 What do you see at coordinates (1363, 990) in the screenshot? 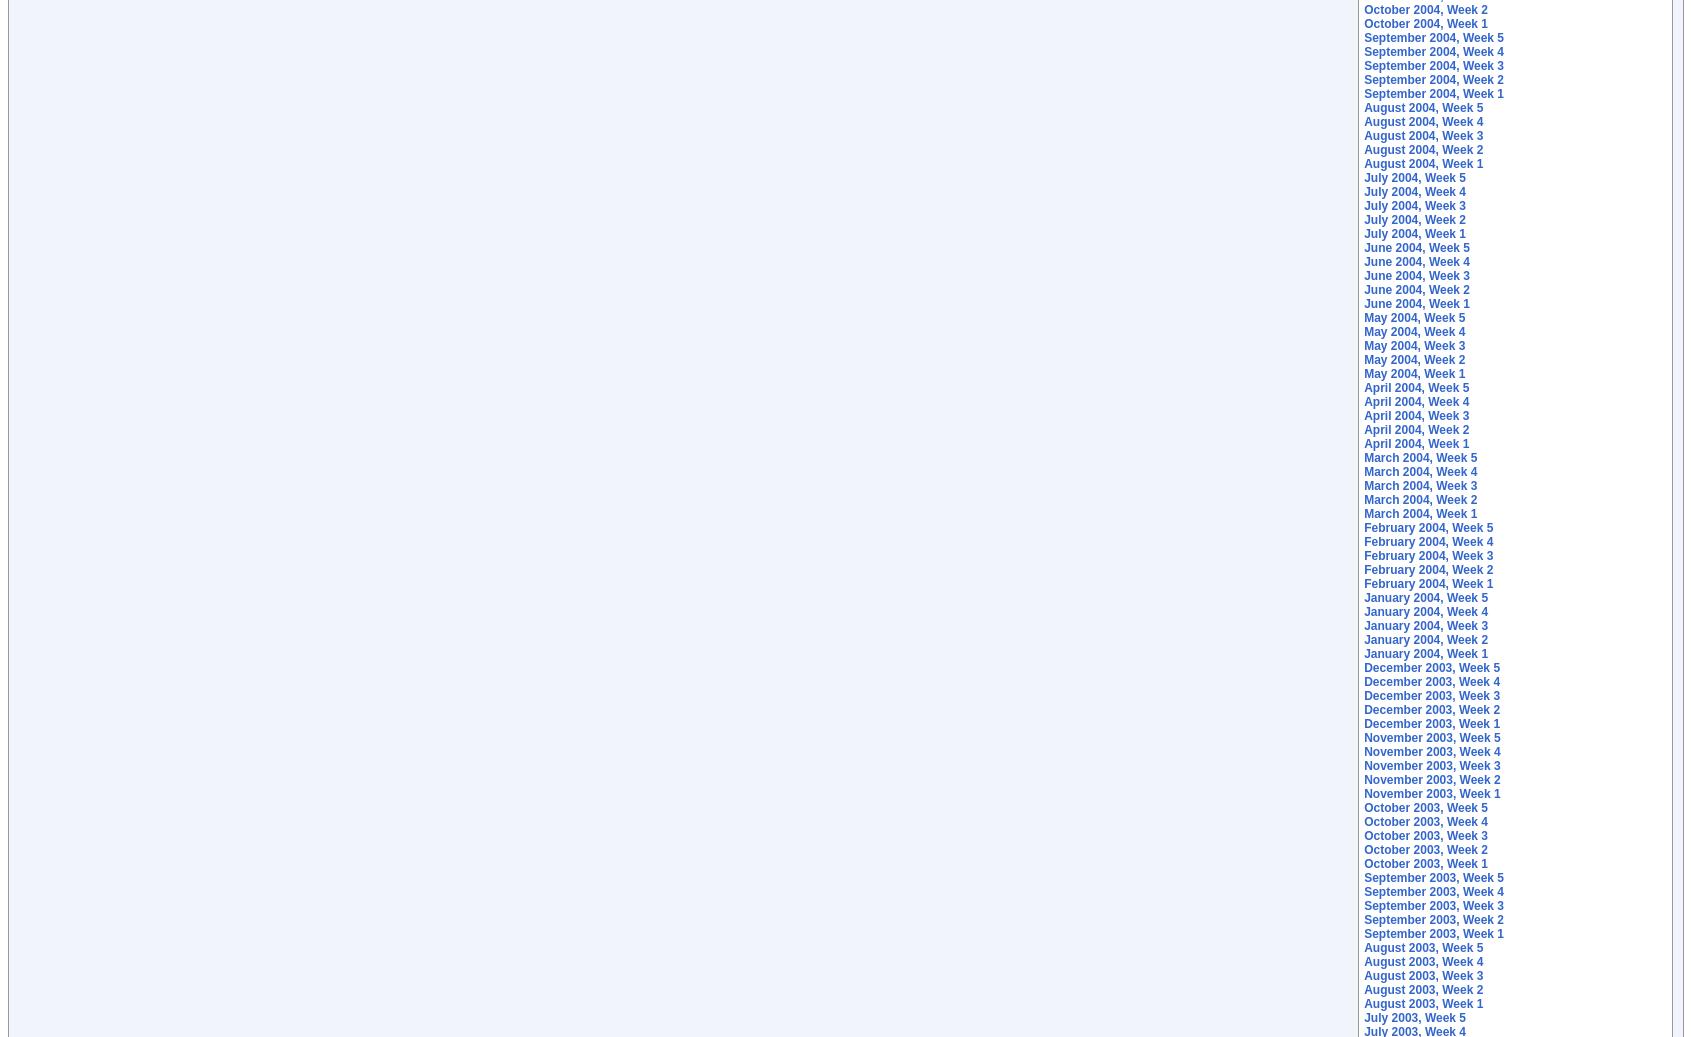
I see `'August 2003, Week 2'` at bounding box center [1363, 990].